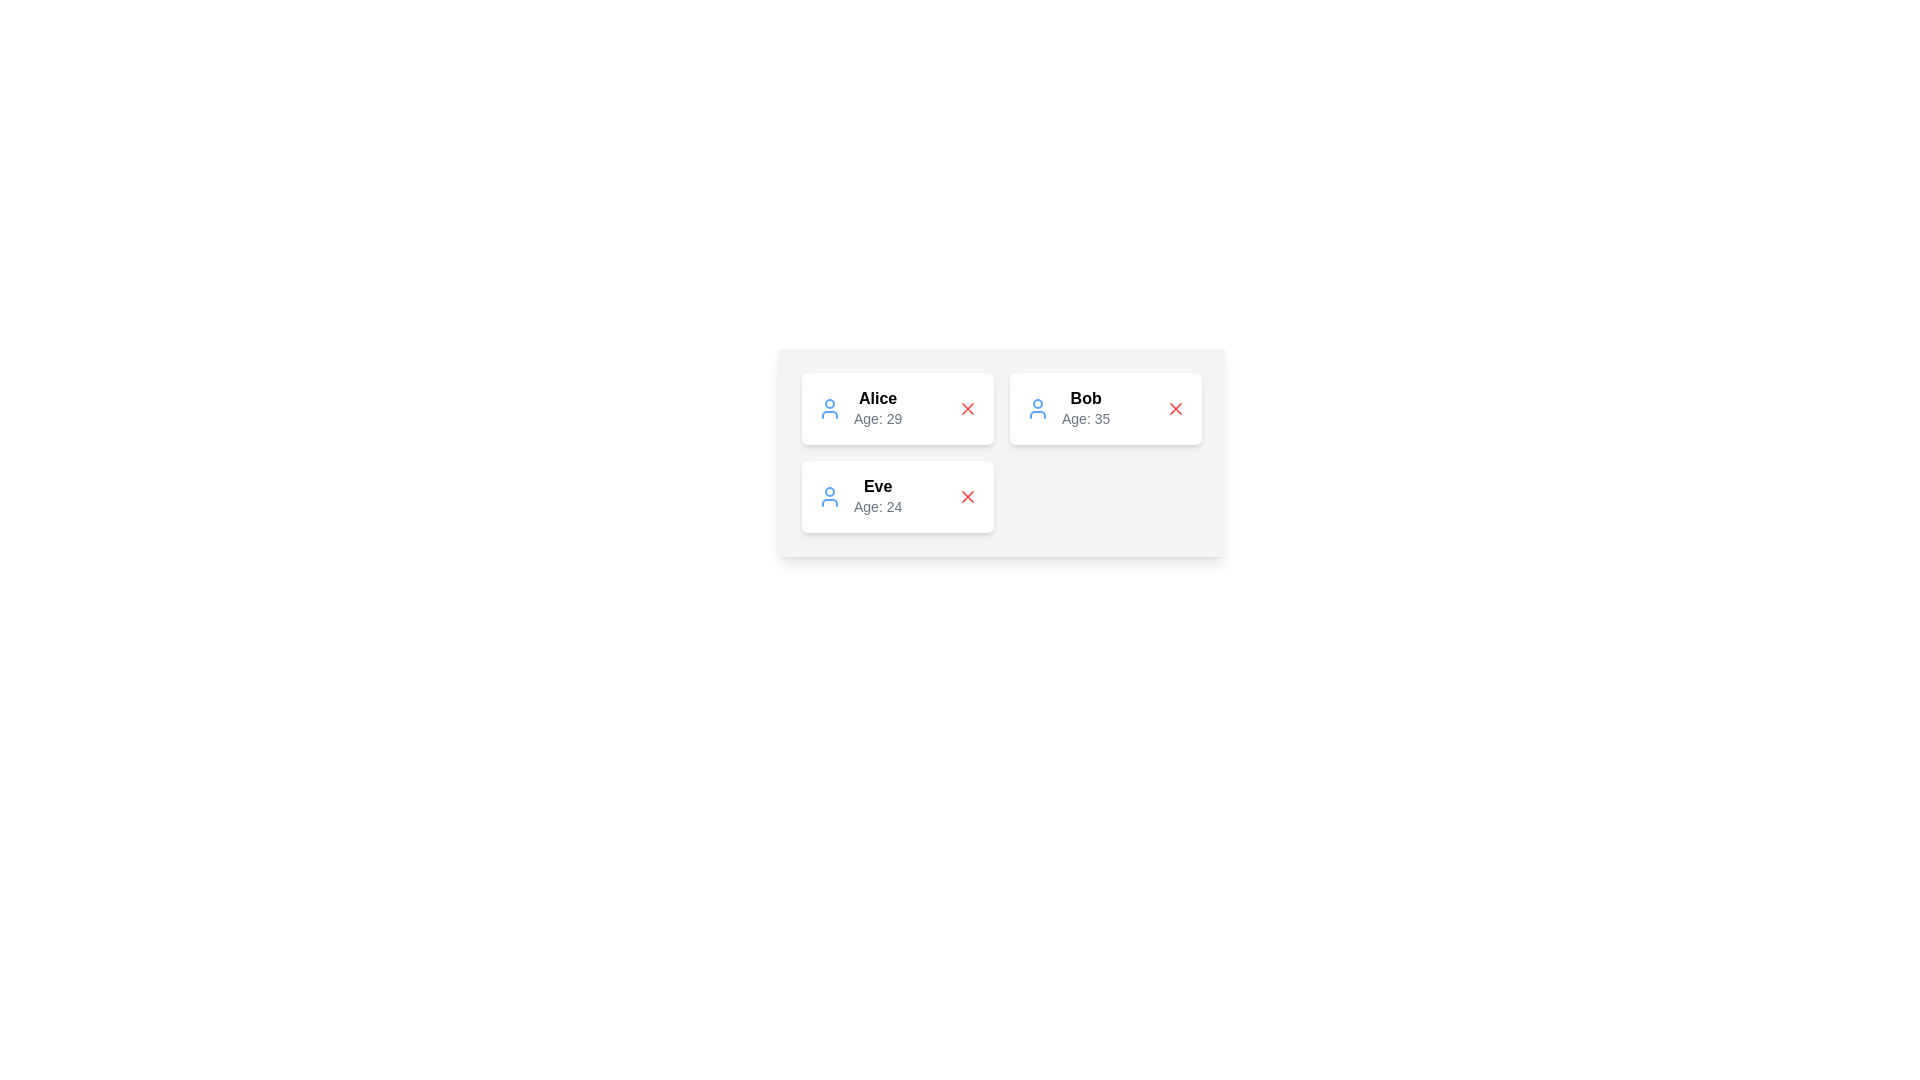  I want to click on the user icon for Eve, so click(830, 496).